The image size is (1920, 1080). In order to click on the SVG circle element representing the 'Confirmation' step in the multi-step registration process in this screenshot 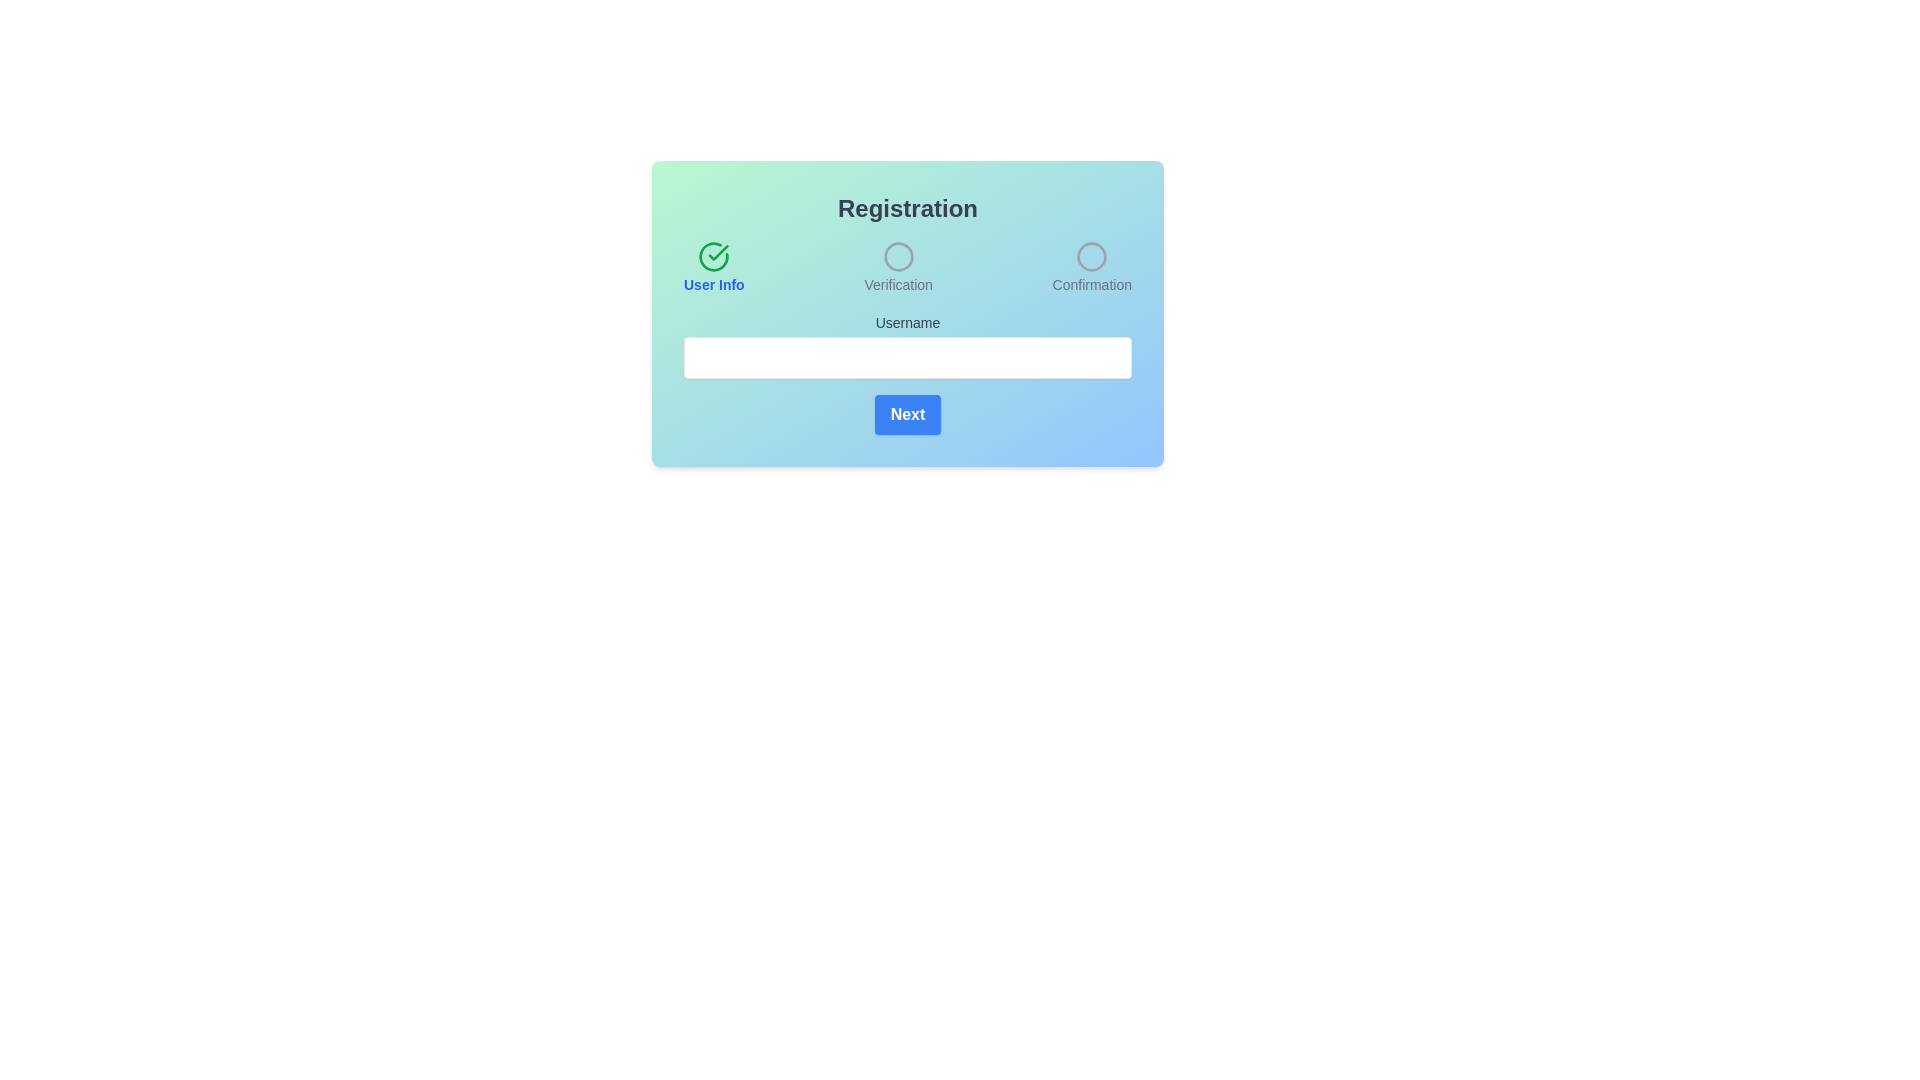, I will do `click(1091, 256)`.